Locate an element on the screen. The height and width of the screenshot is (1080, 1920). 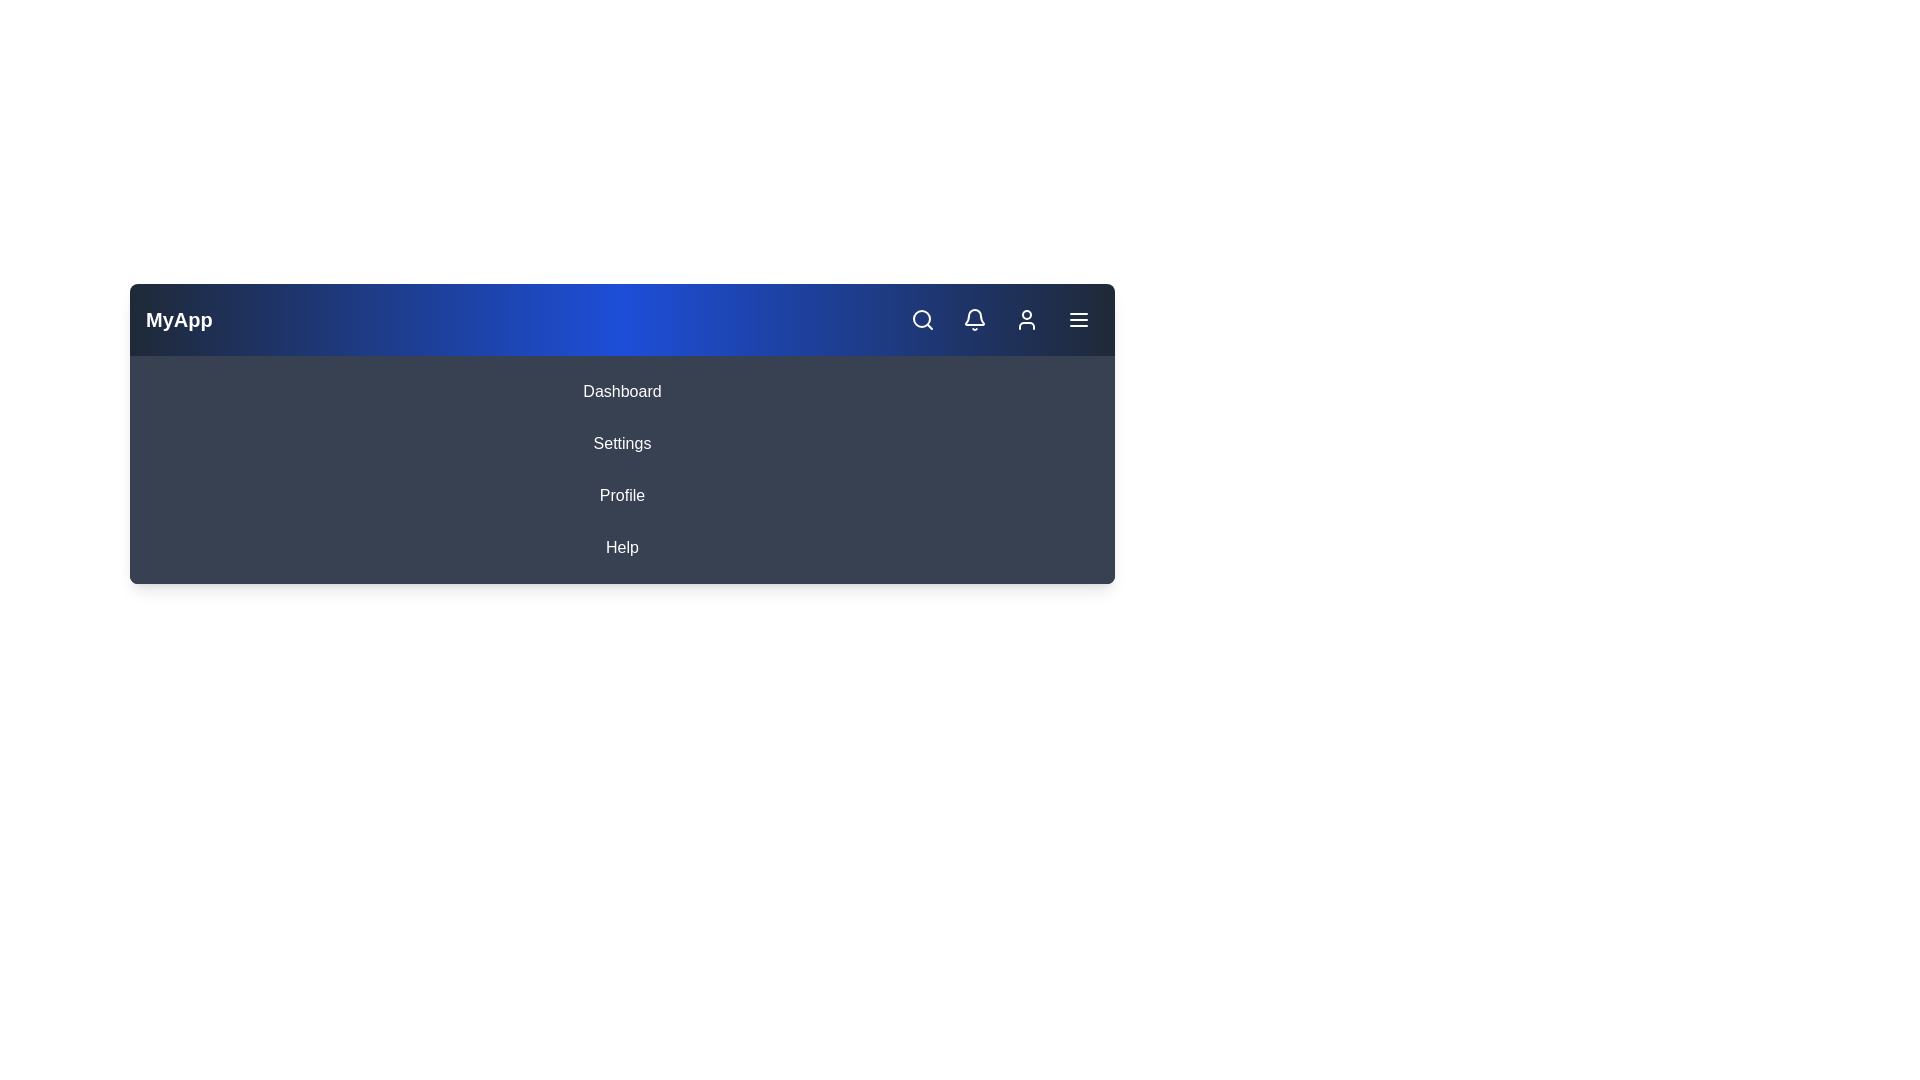
the navigation item Help in the menu is located at coordinates (621, 547).